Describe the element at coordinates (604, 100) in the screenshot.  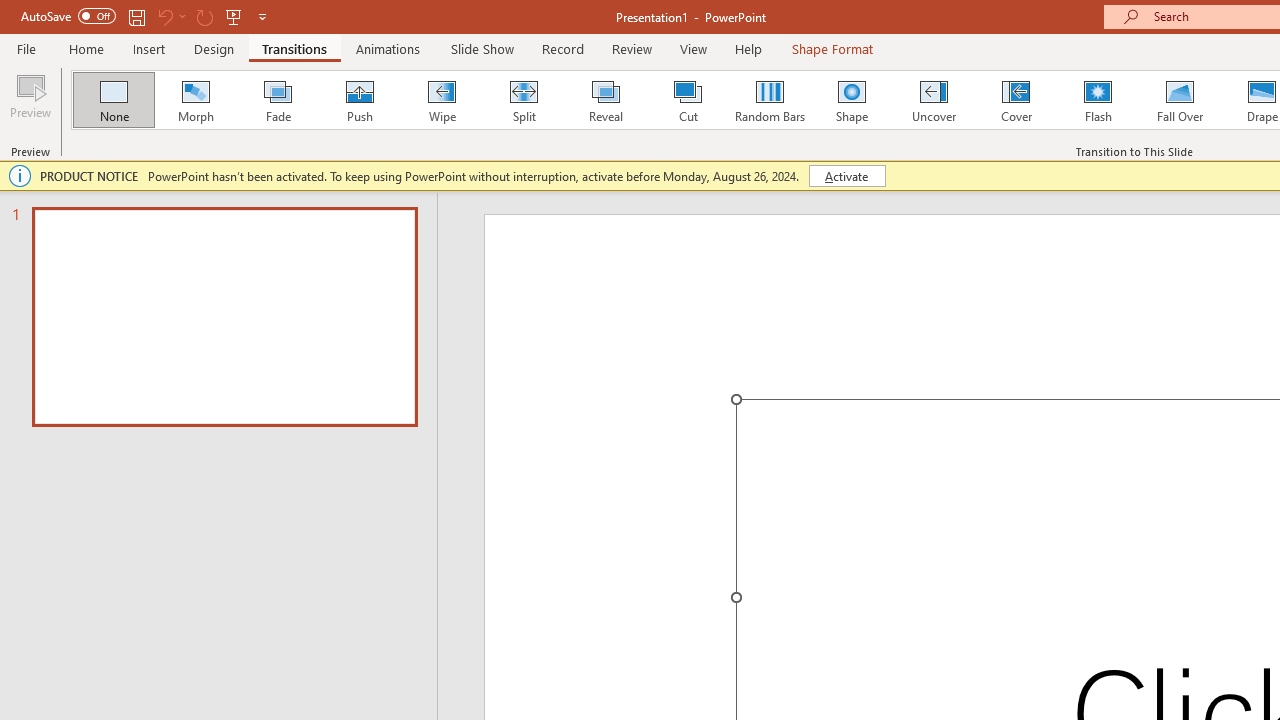
I see `'Reveal'` at that location.